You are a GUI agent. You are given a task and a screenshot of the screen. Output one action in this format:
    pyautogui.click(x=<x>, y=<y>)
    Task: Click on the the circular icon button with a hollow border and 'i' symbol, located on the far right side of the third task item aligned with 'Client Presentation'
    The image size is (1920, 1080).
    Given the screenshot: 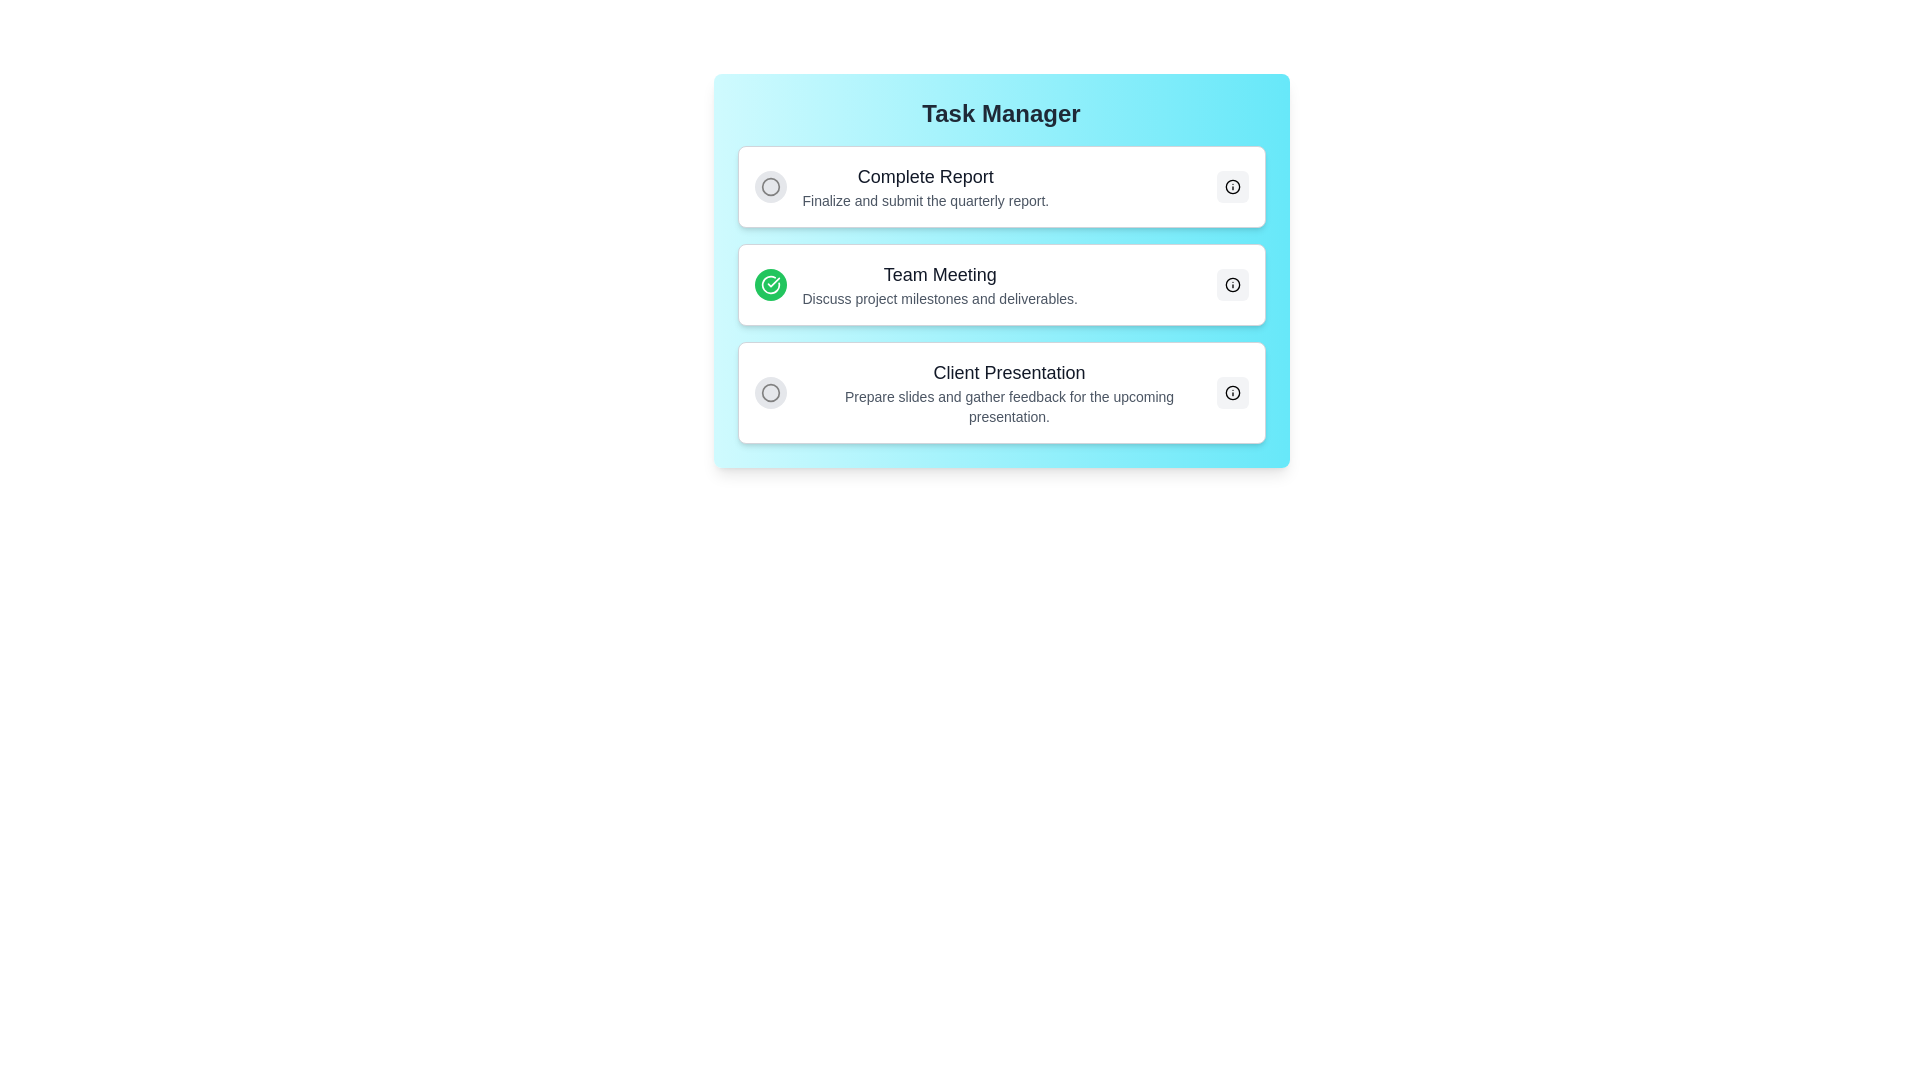 What is the action you would take?
    pyautogui.click(x=1231, y=393)
    